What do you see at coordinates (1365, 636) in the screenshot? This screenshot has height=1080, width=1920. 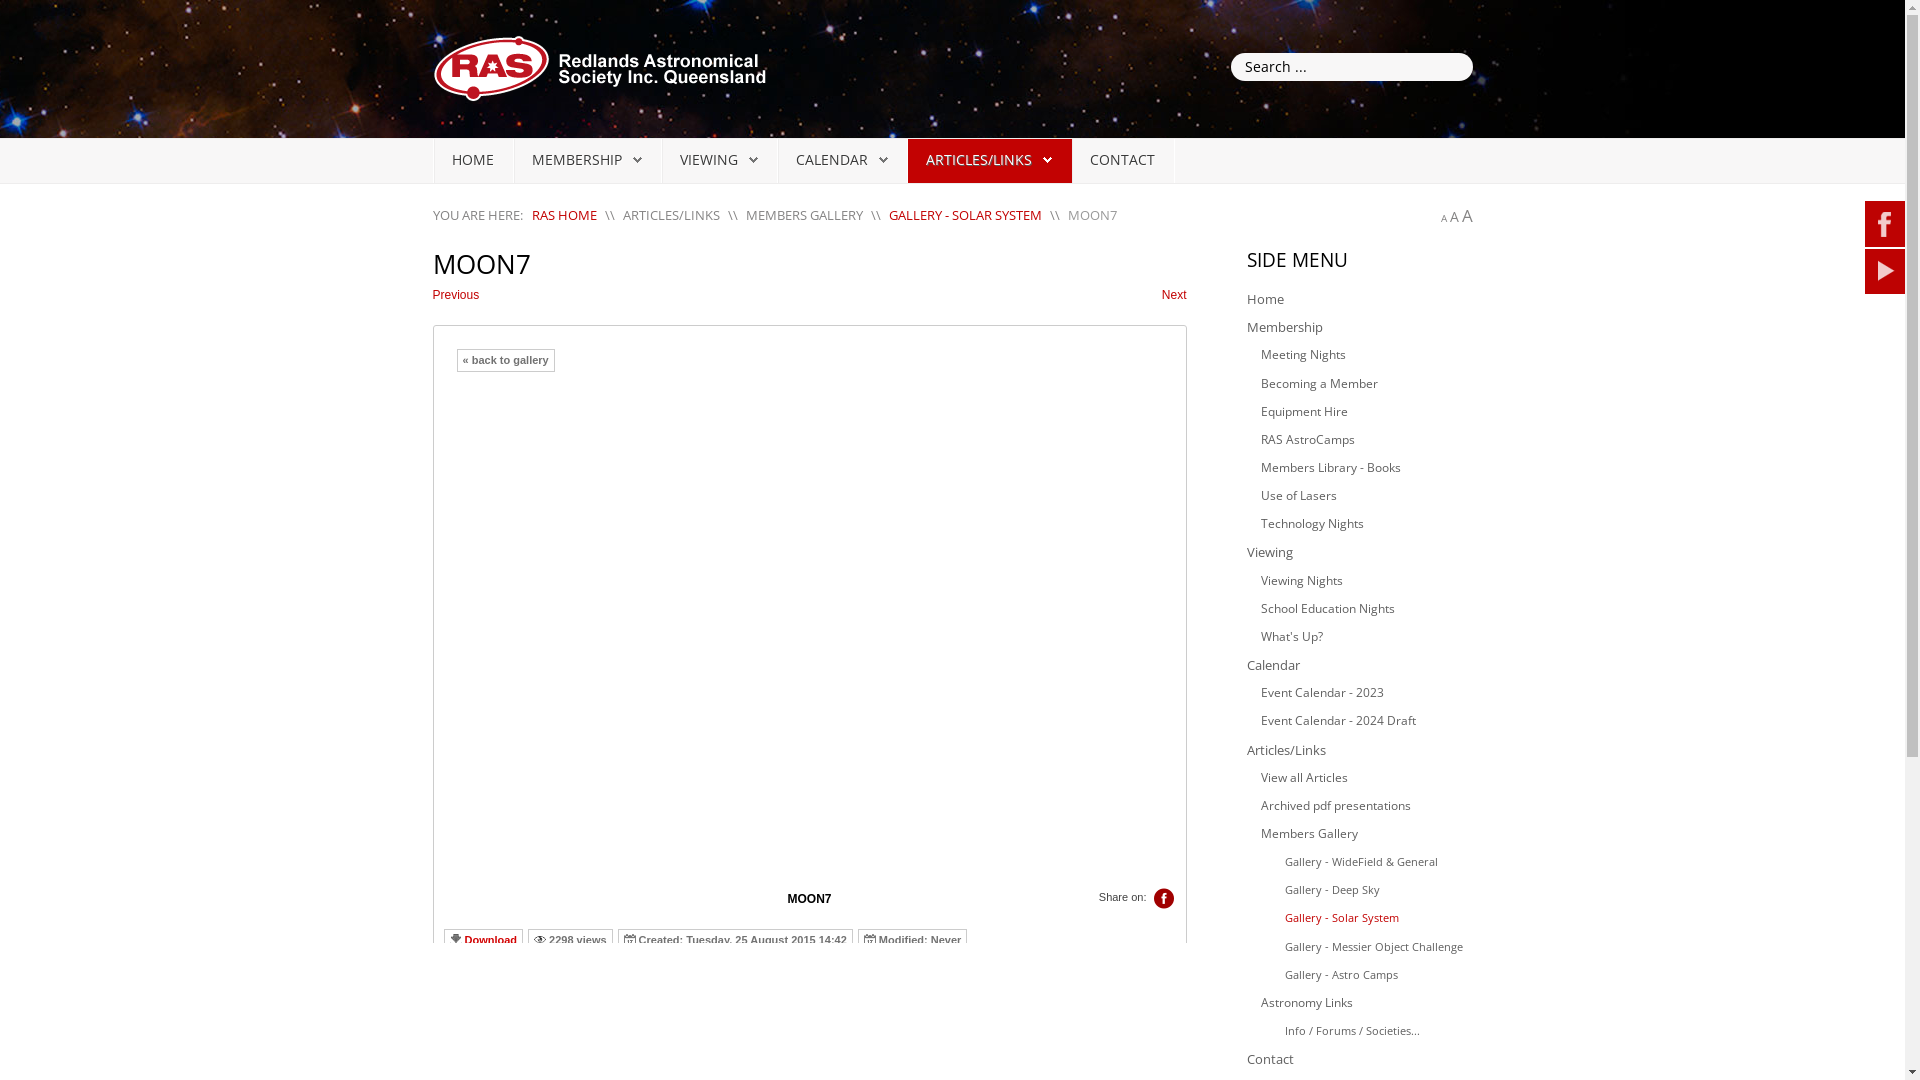 I see `'What's Up?'` at bounding box center [1365, 636].